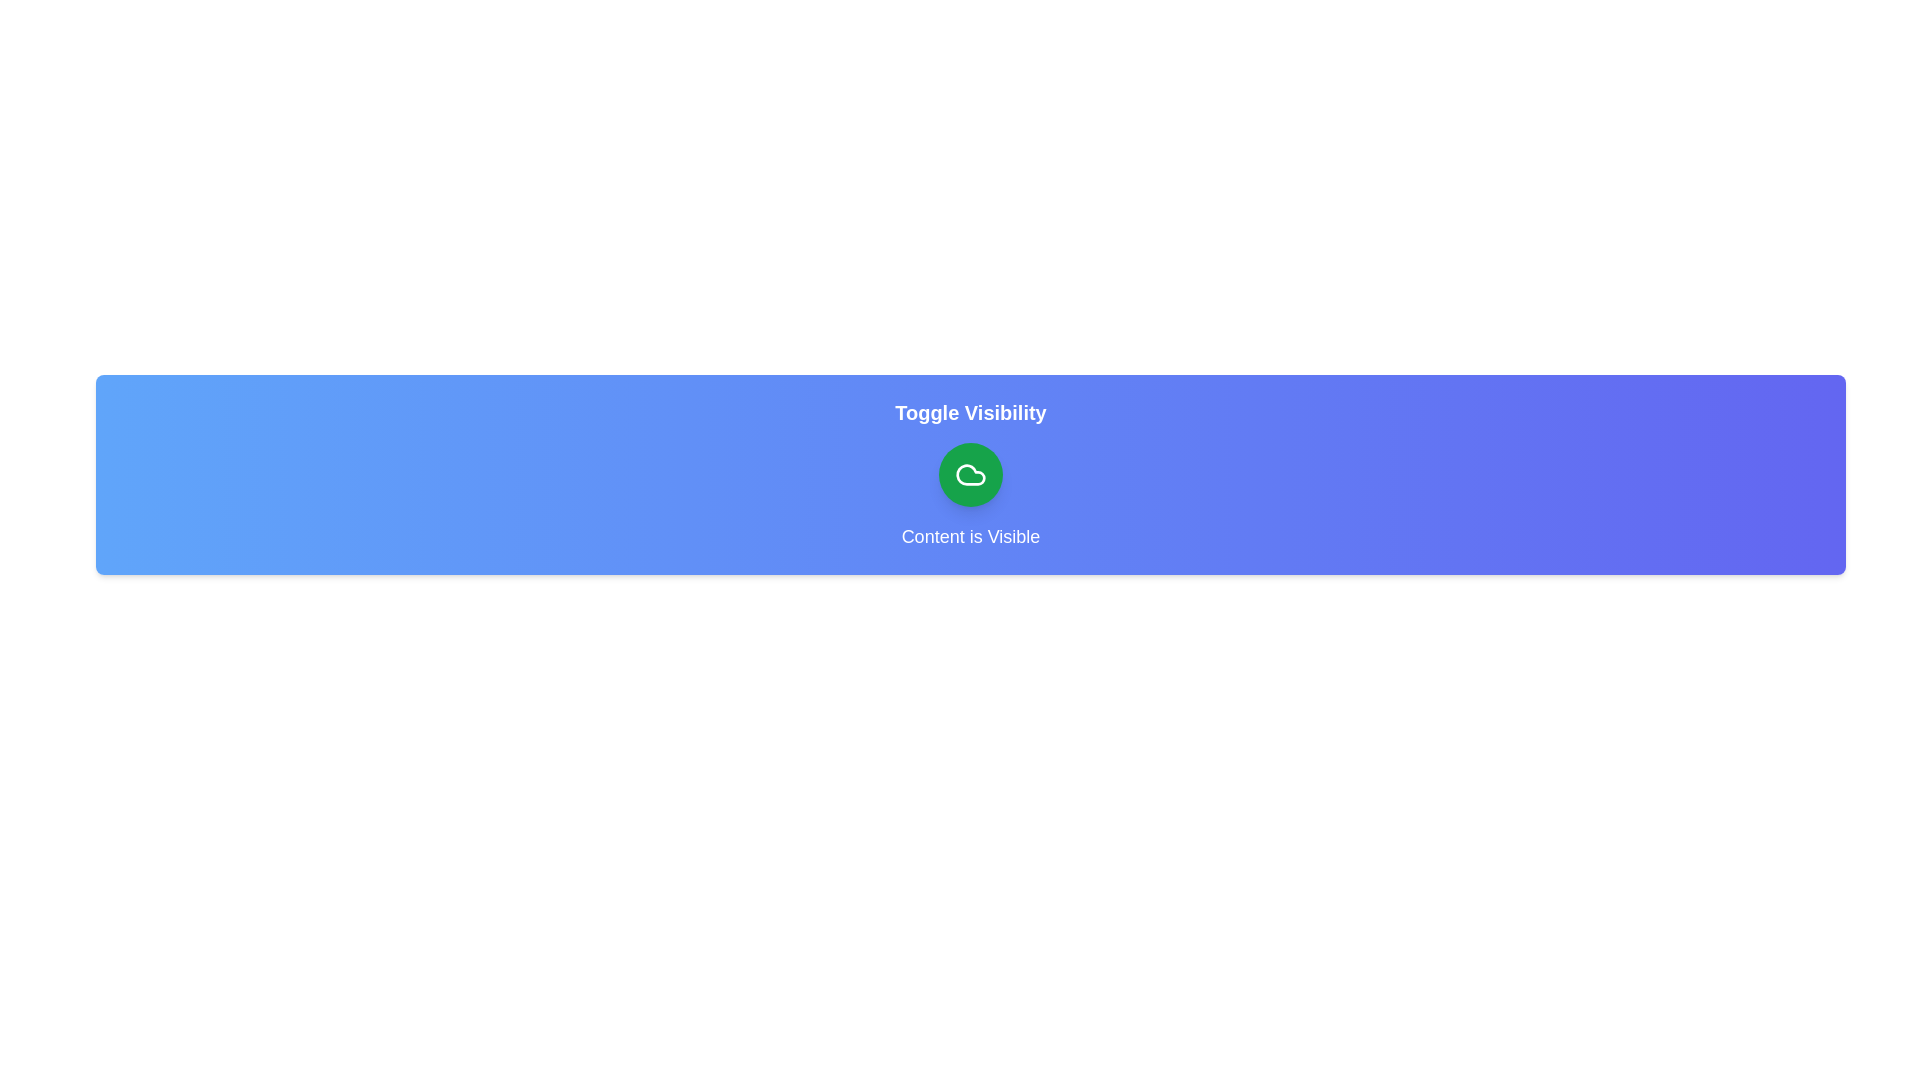 The width and height of the screenshot is (1920, 1080). Describe the element at coordinates (970, 474) in the screenshot. I see `visibility toggle button to change the content visibility` at that location.